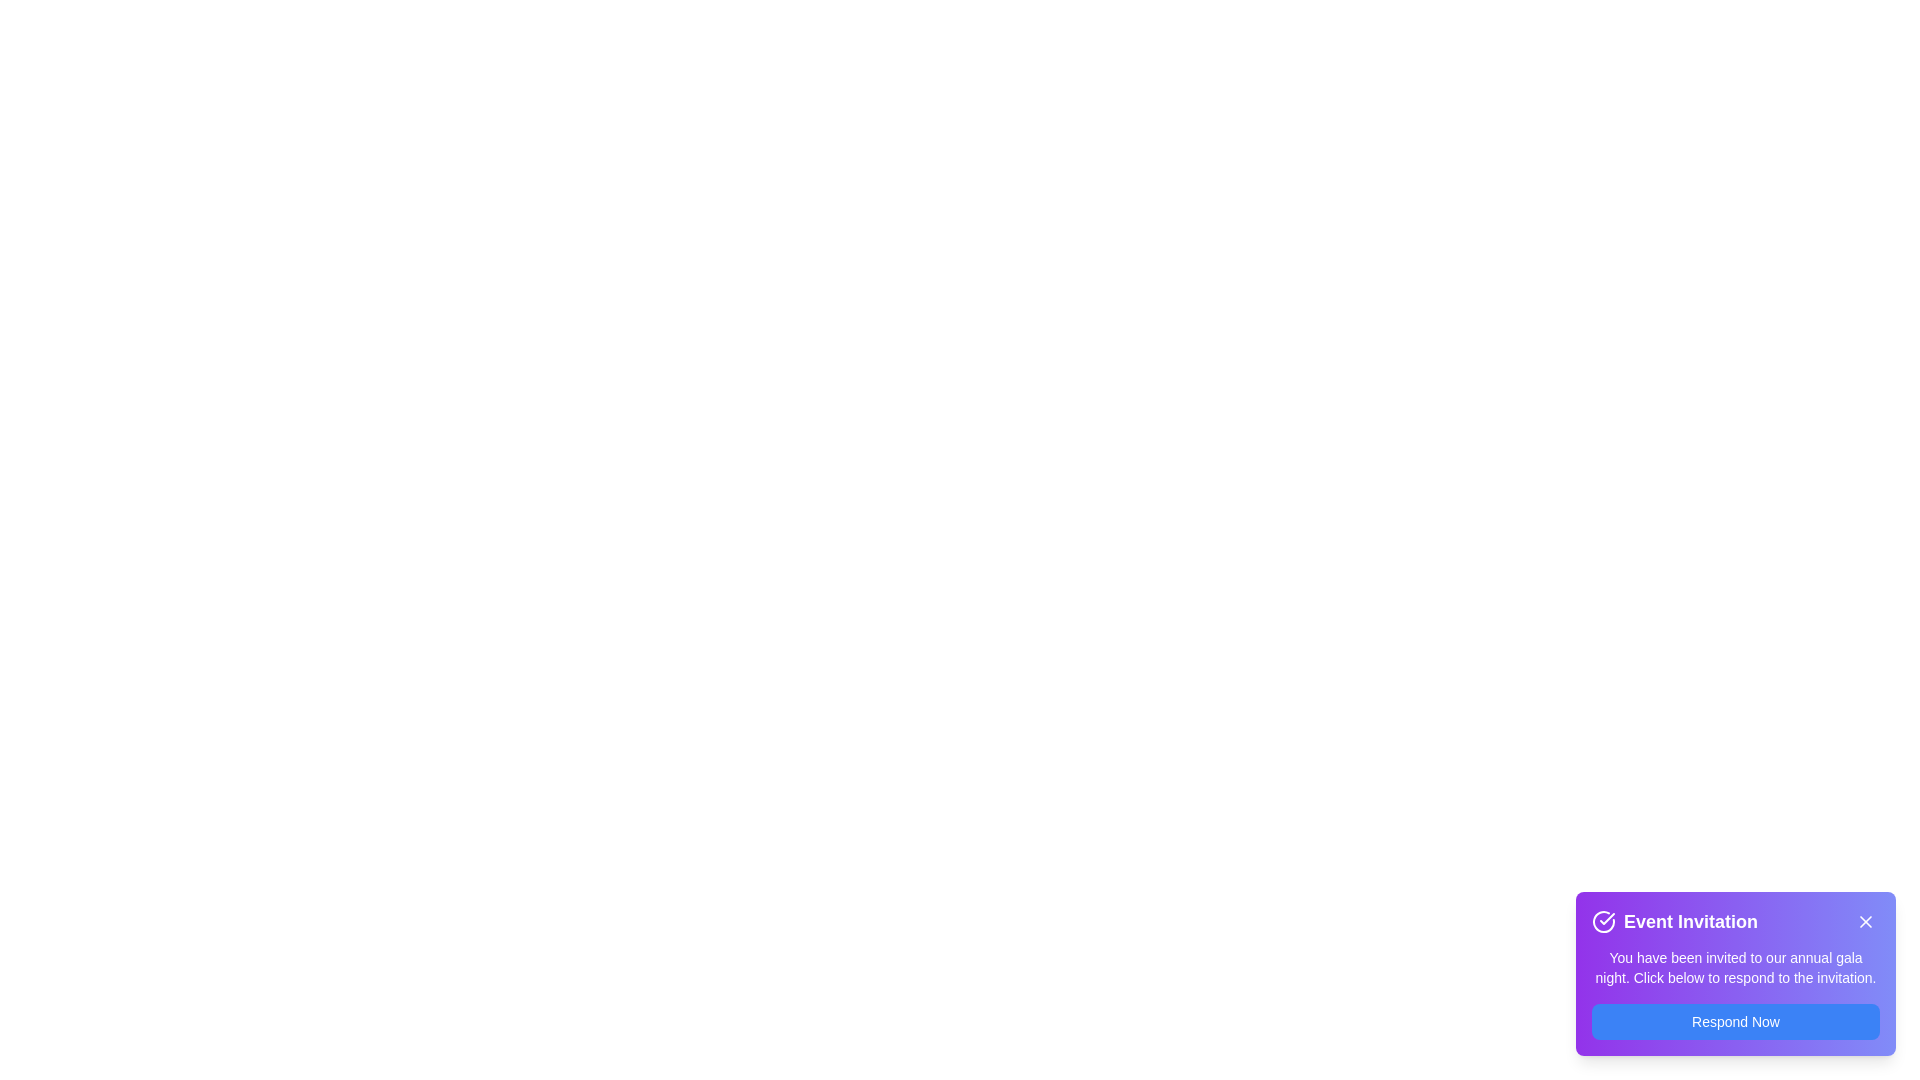 The image size is (1920, 1080). What do you see at coordinates (1865, 921) in the screenshot?
I see `the close button to close the snackbar` at bounding box center [1865, 921].